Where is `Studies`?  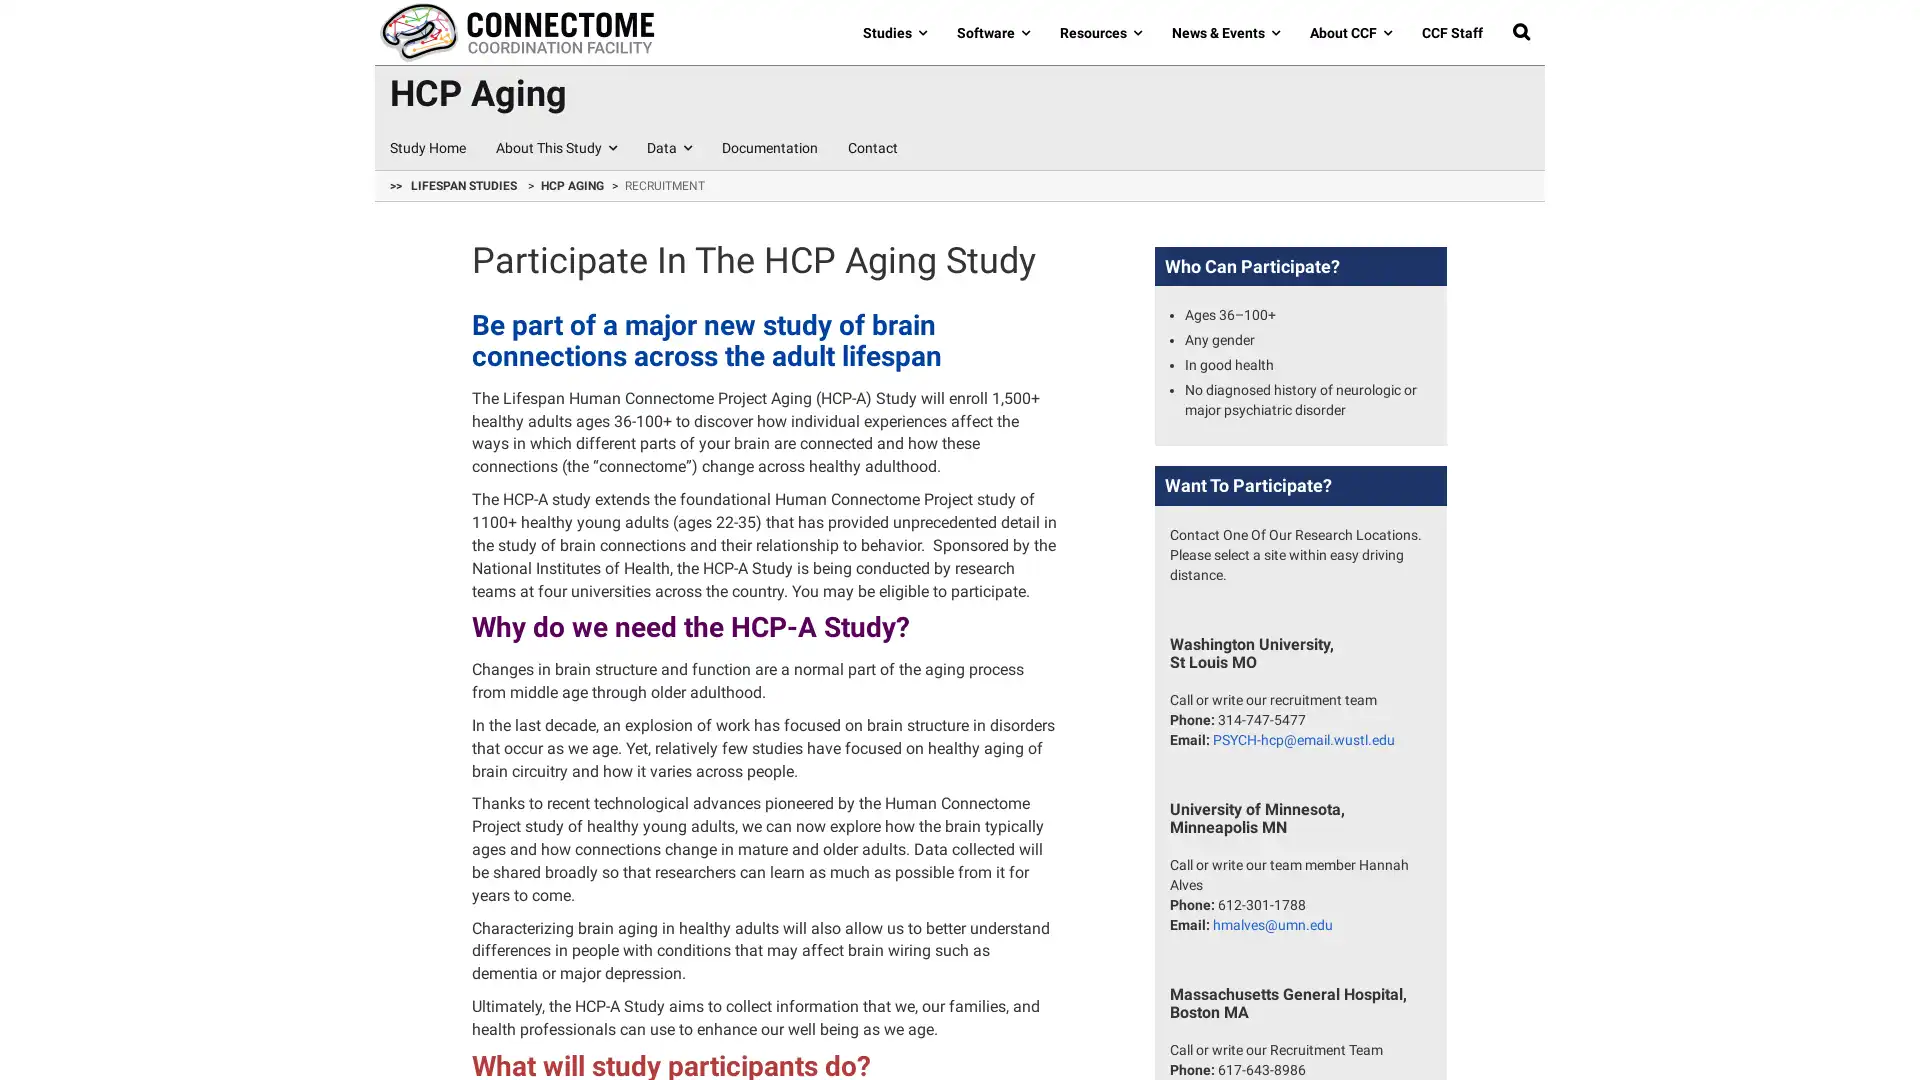
Studies is located at coordinates (893, 38).